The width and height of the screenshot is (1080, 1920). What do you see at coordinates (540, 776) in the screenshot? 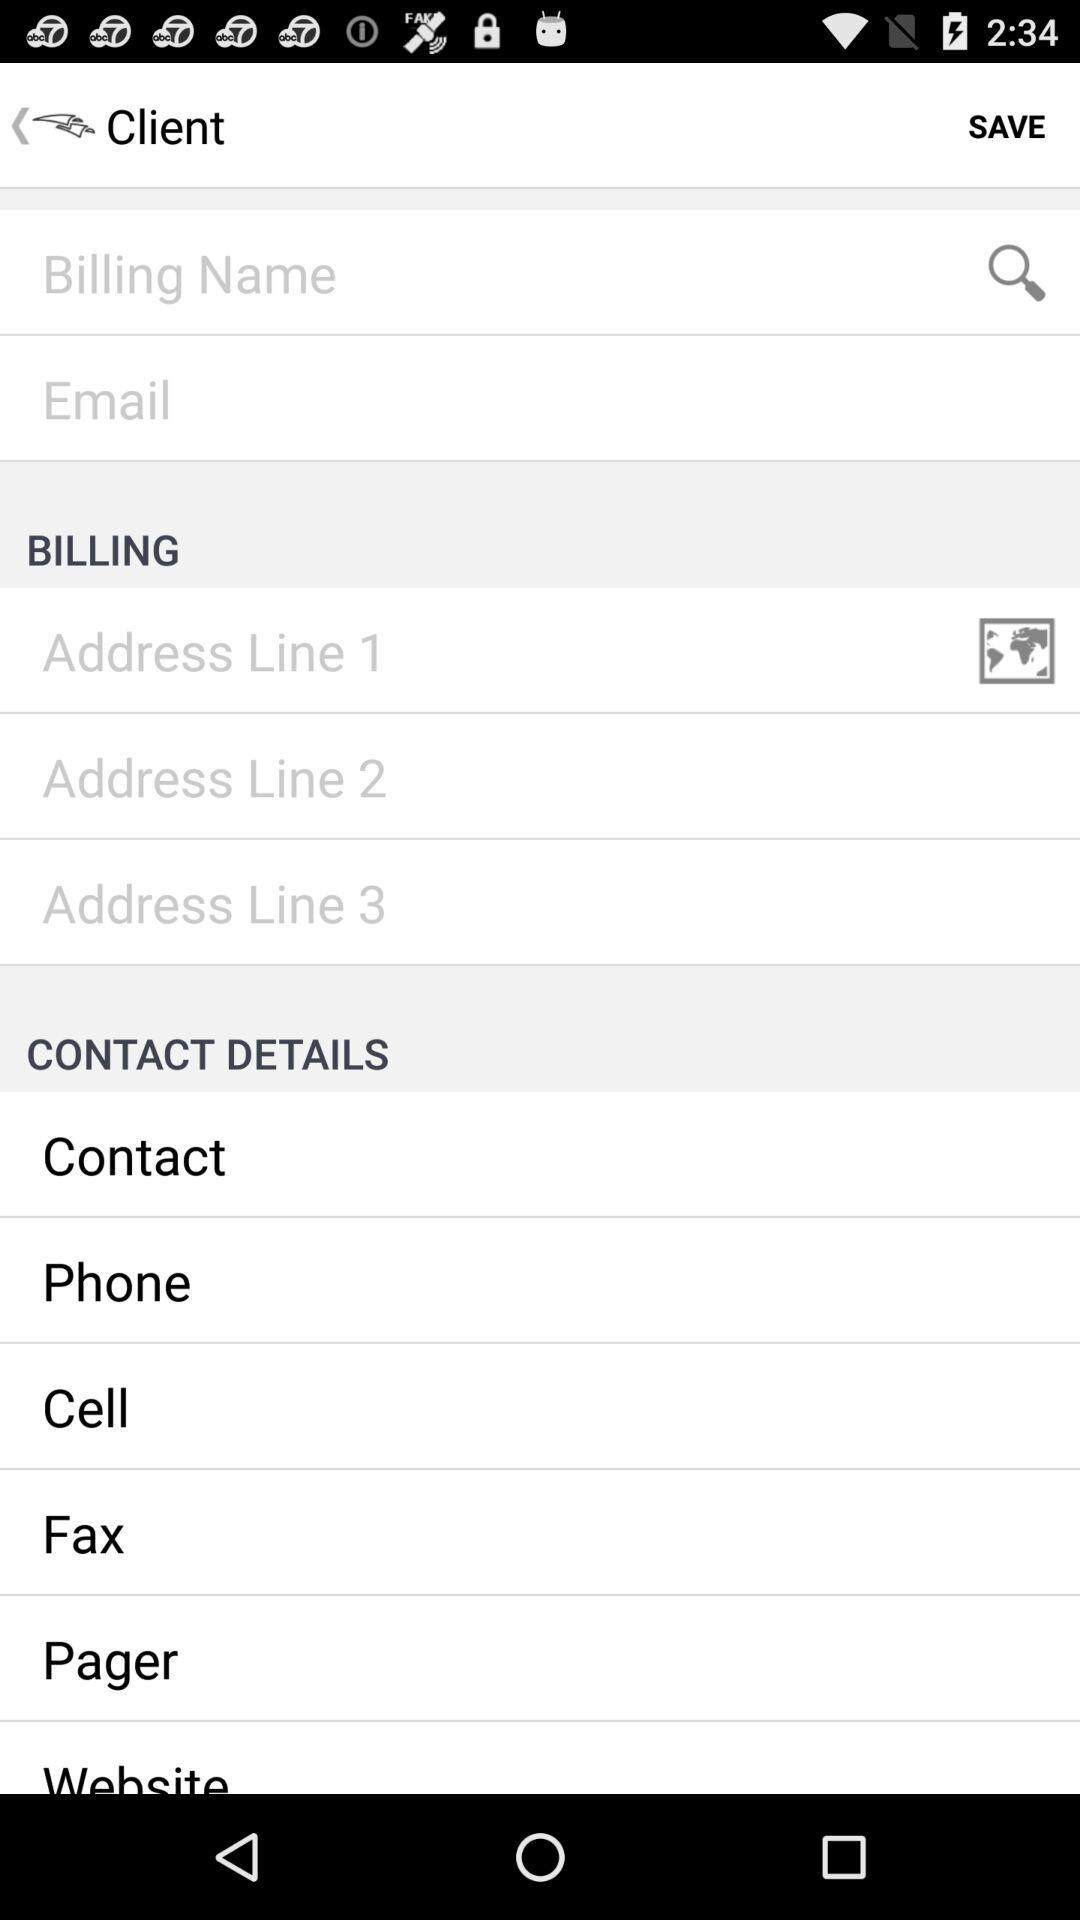
I see `insert address` at bounding box center [540, 776].